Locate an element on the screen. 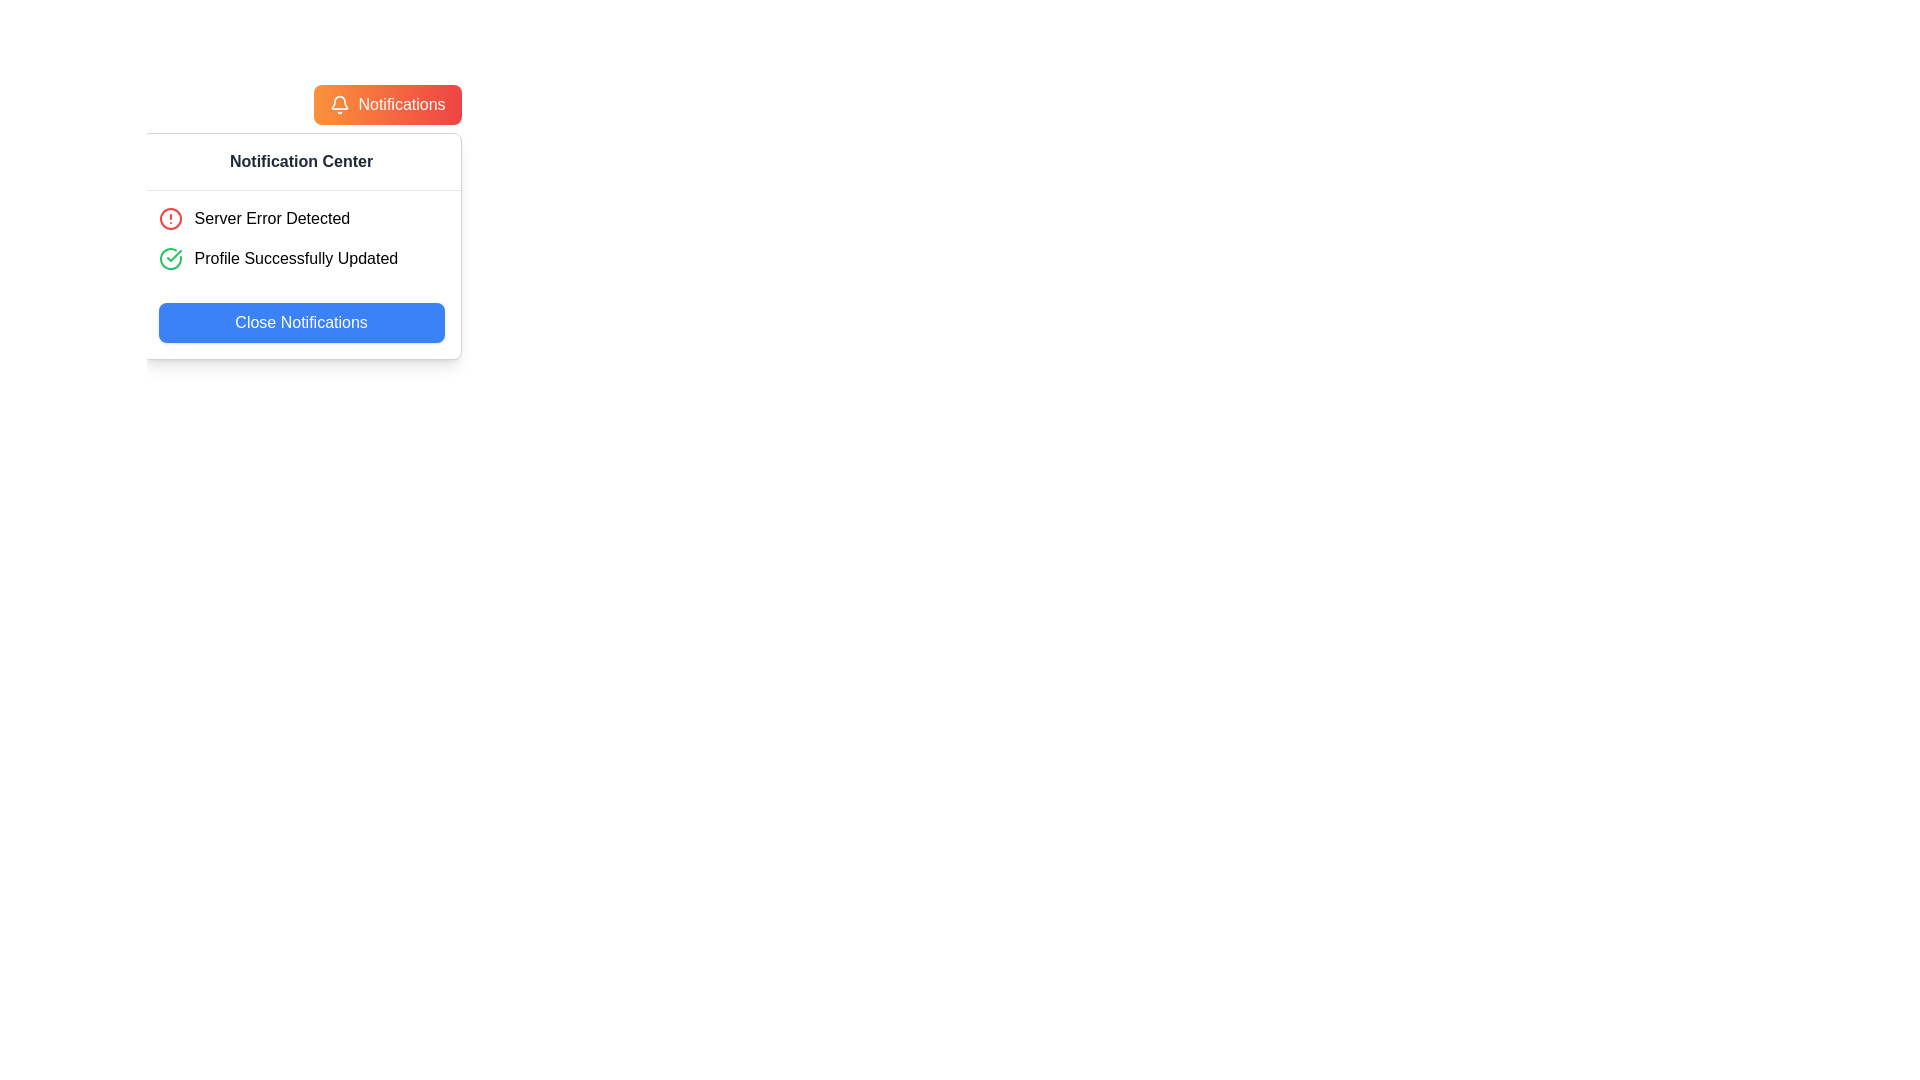 The width and height of the screenshot is (1920, 1080). the visual indicator (SVG circle within an alert icon) located to the left of the 'Server Error Detected' message in the notification panel is located at coordinates (170, 219).